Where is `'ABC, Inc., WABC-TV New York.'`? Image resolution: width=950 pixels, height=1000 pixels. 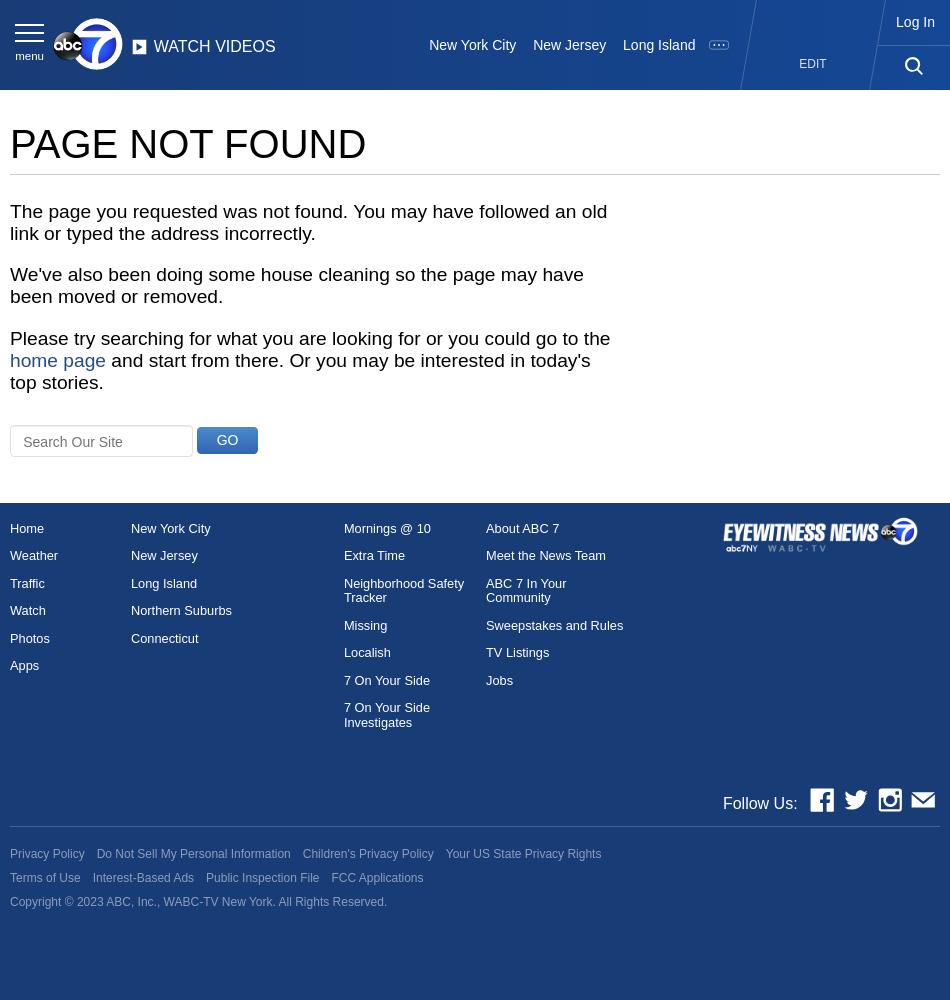
'ABC, Inc., WABC-TV New York.' is located at coordinates (106, 902).